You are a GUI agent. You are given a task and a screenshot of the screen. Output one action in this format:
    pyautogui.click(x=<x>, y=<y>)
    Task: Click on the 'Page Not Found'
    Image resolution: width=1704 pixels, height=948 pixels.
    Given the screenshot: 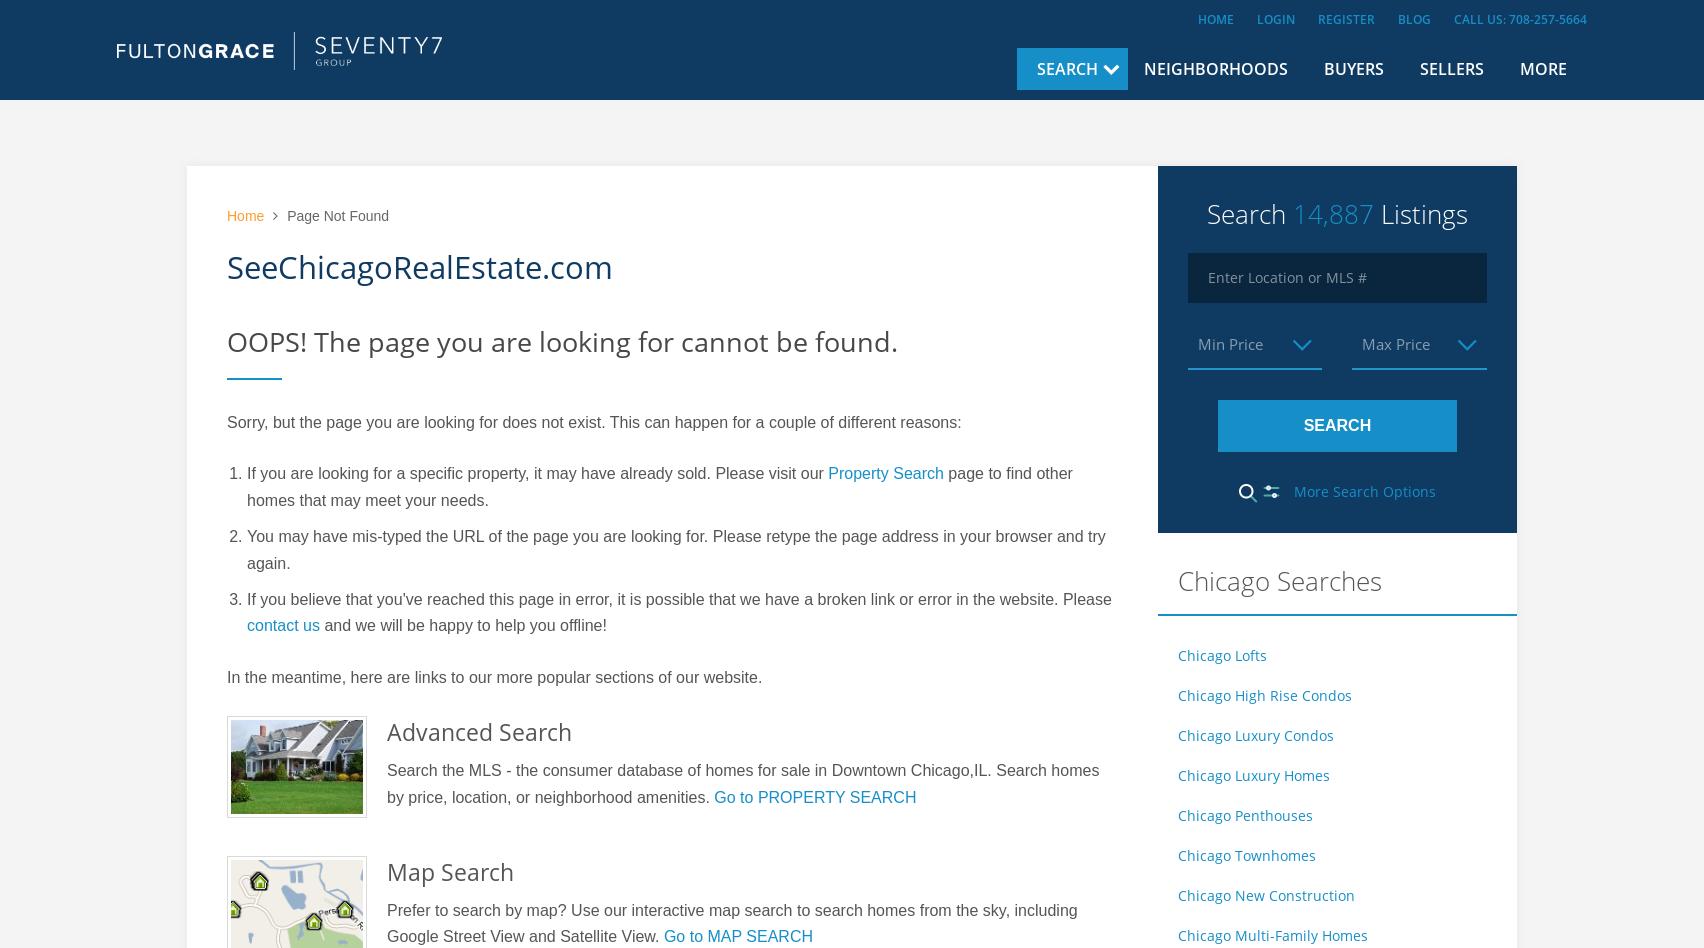 What is the action you would take?
    pyautogui.click(x=335, y=214)
    